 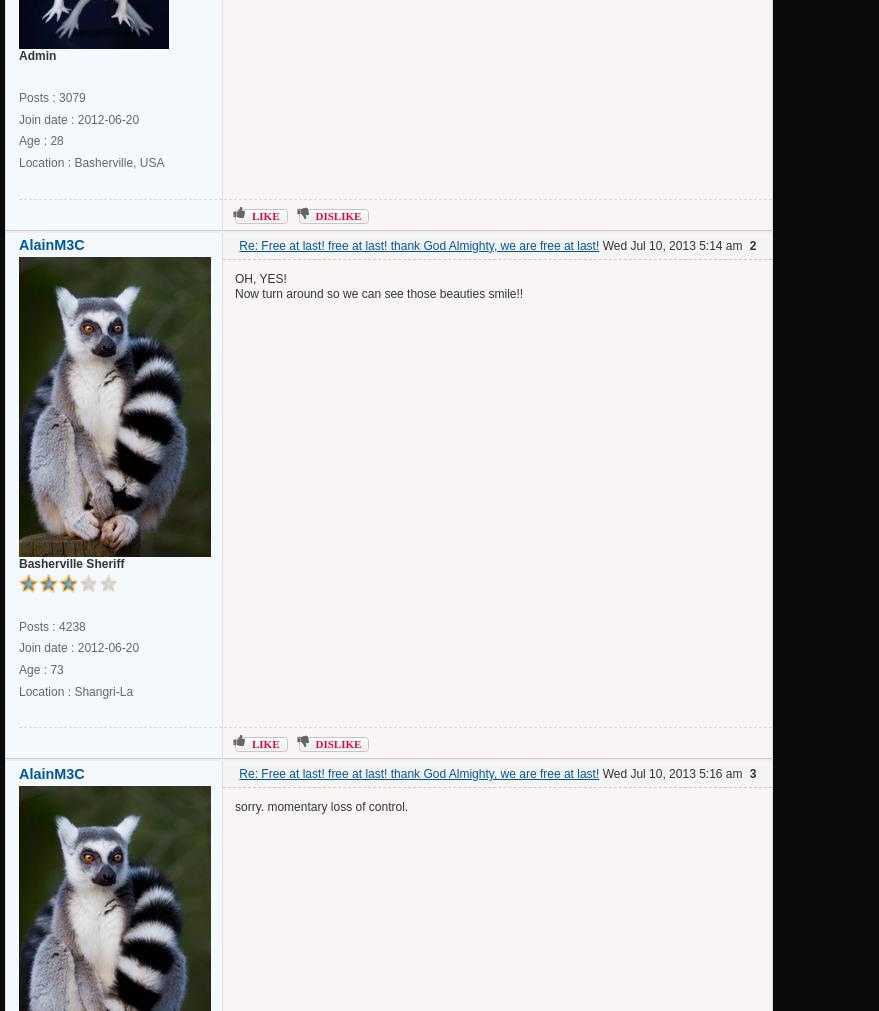 I want to click on '3', so click(x=751, y=773).